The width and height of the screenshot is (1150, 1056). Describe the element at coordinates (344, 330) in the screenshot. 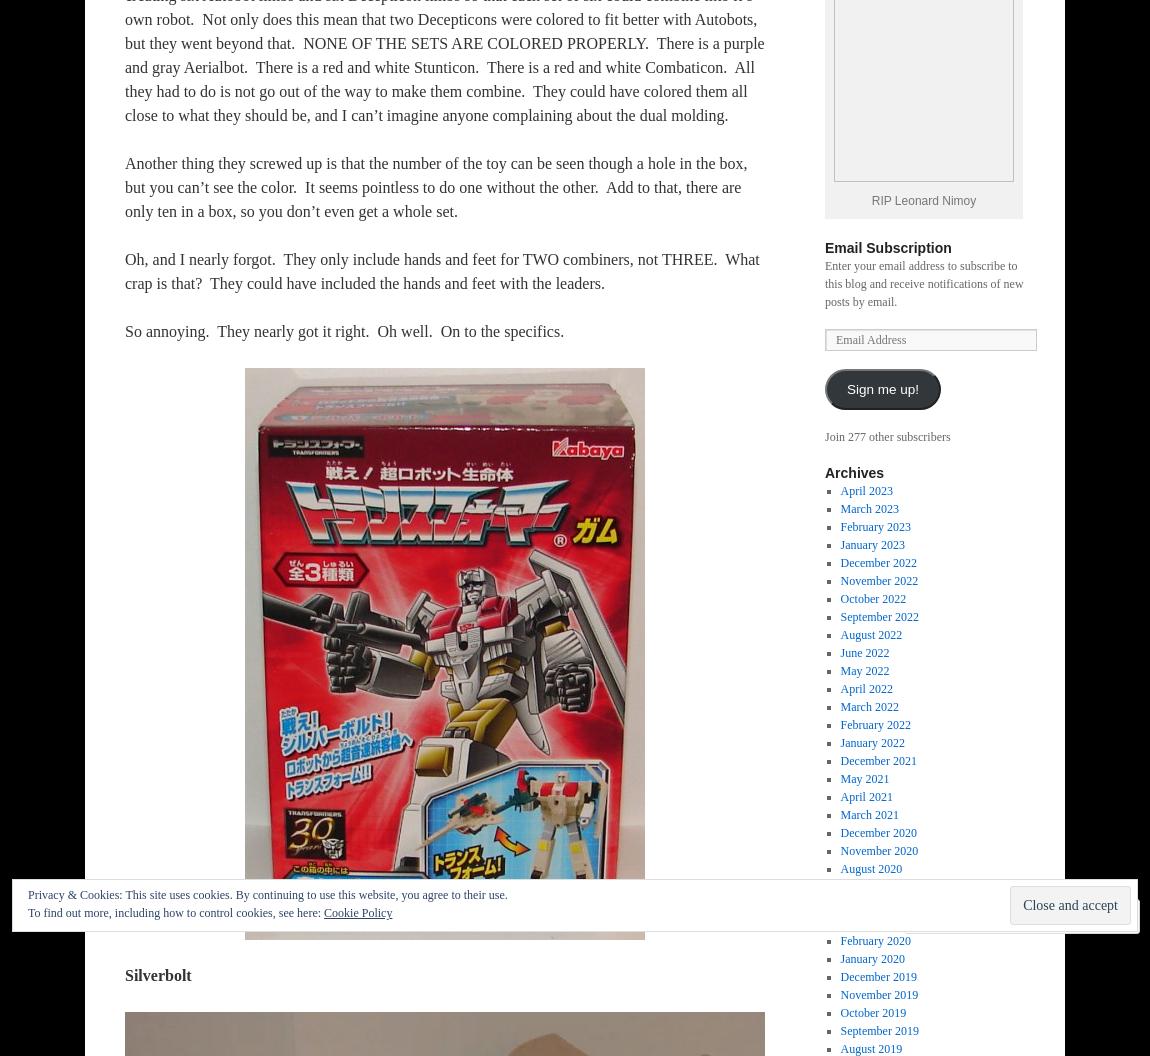

I see `'So annoying.  They nearly got it right.  Oh well.  On to the specifics.'` at that location.